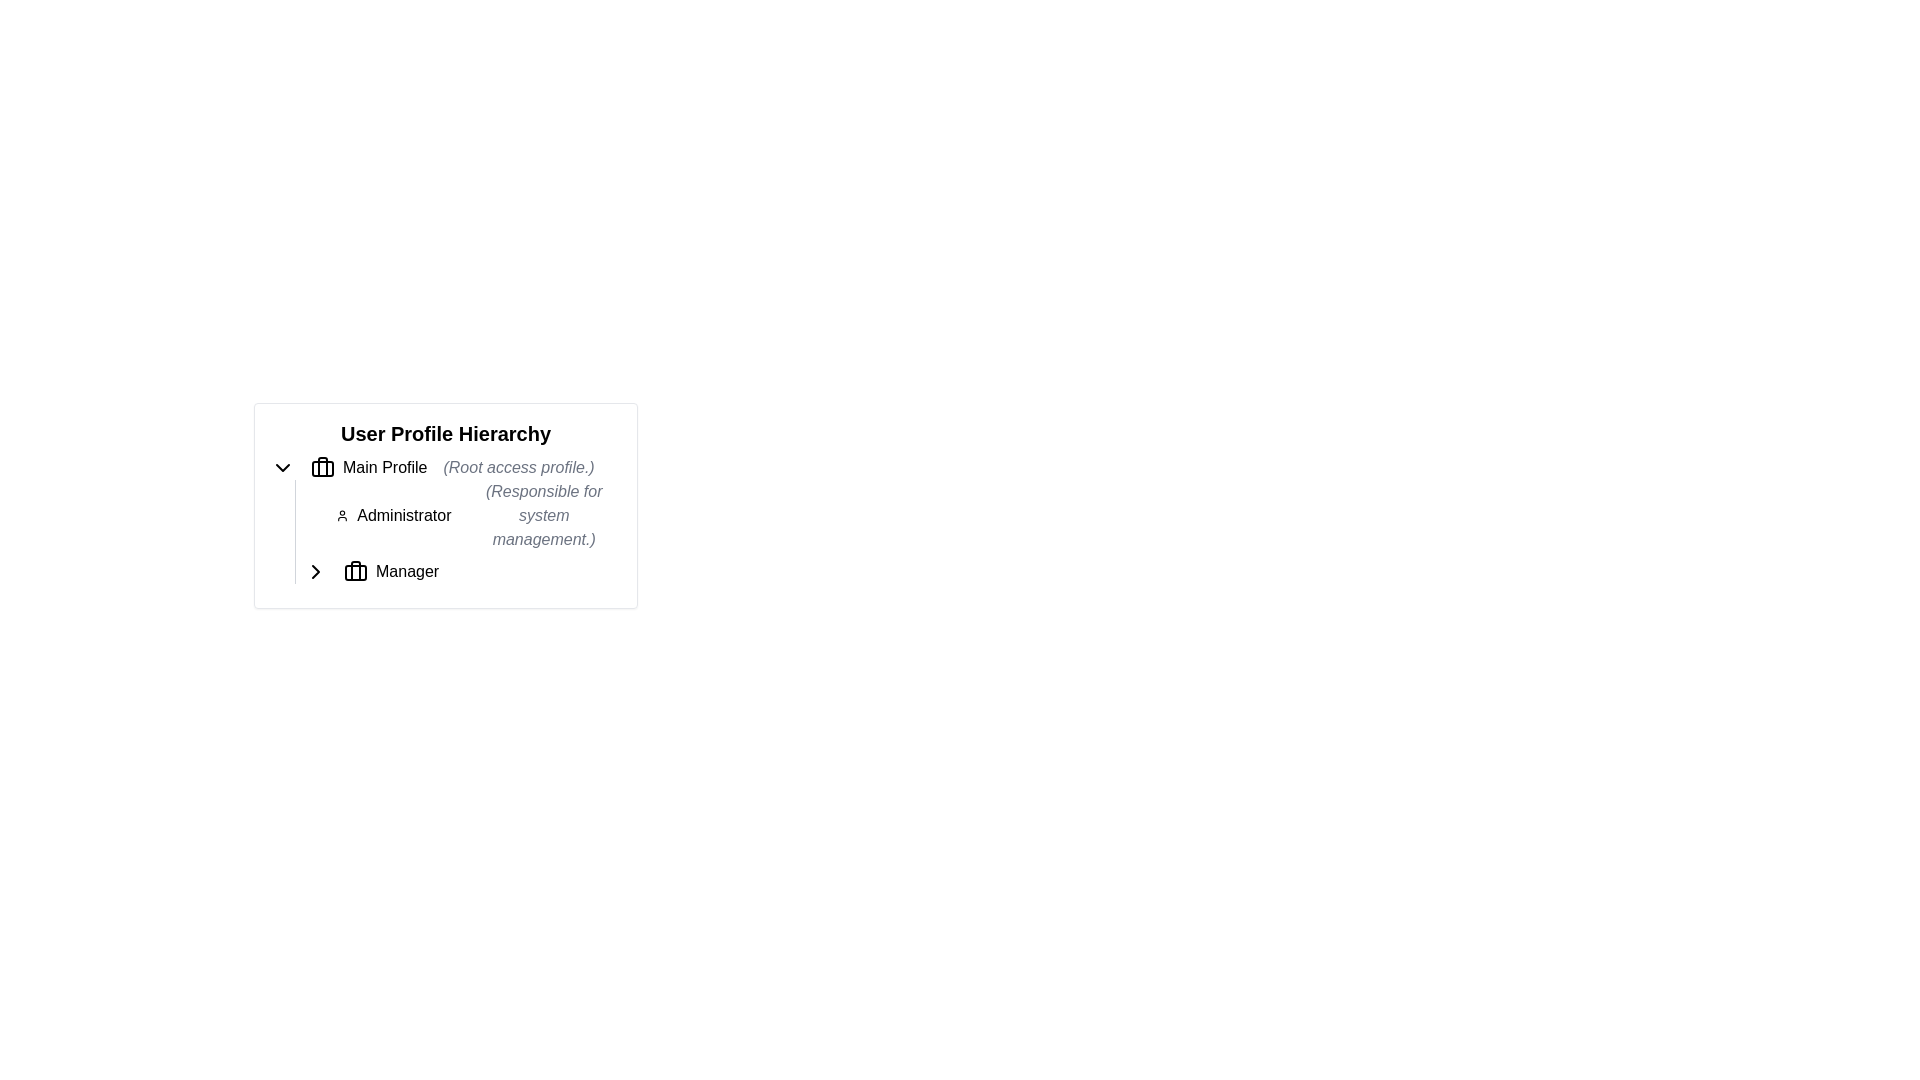 The width and height of the screenshot is (1920, 1080). I want to click on the Hierarchical List Entry representing user roles in the hierarchy, located under the 'Main Profile' entry, so click(456, 531).